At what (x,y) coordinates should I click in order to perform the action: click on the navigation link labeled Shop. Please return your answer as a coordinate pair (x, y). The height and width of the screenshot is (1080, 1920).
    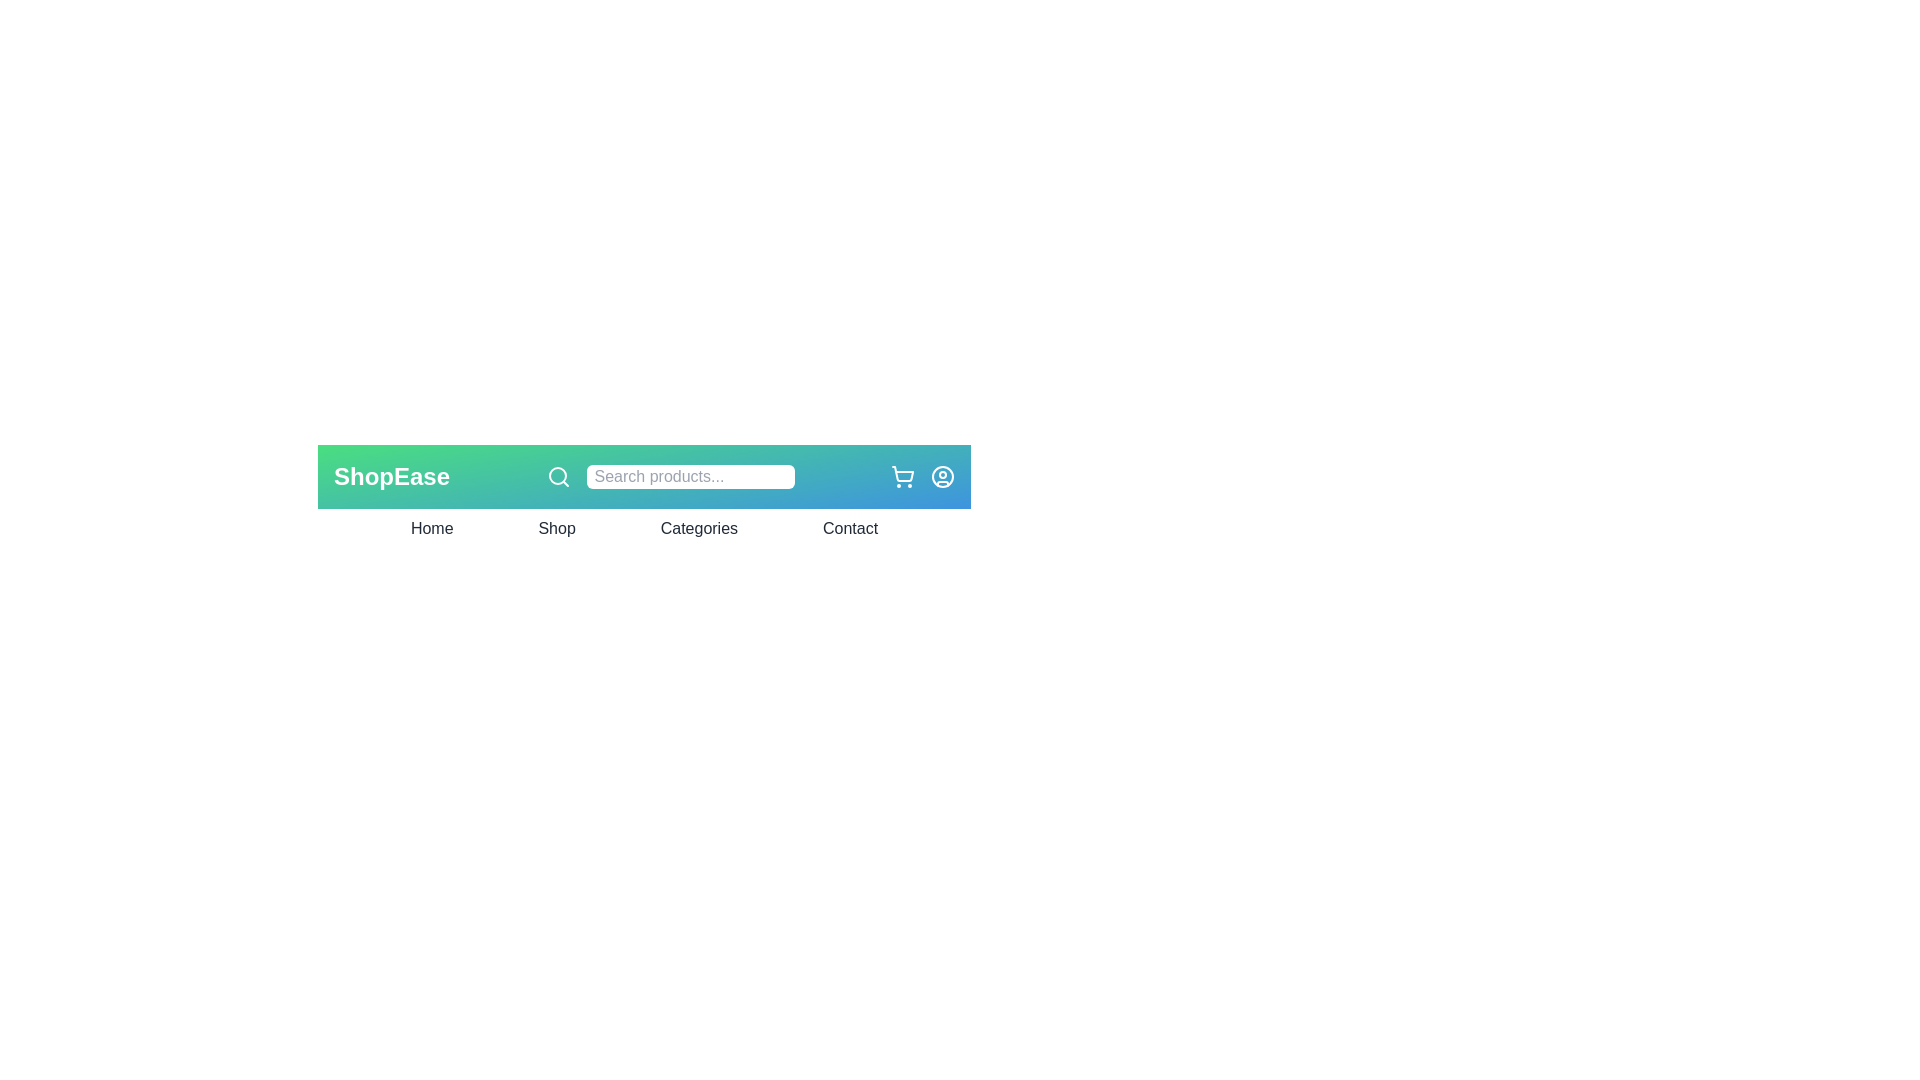
    Looking at the image, I should click on (556, 527).